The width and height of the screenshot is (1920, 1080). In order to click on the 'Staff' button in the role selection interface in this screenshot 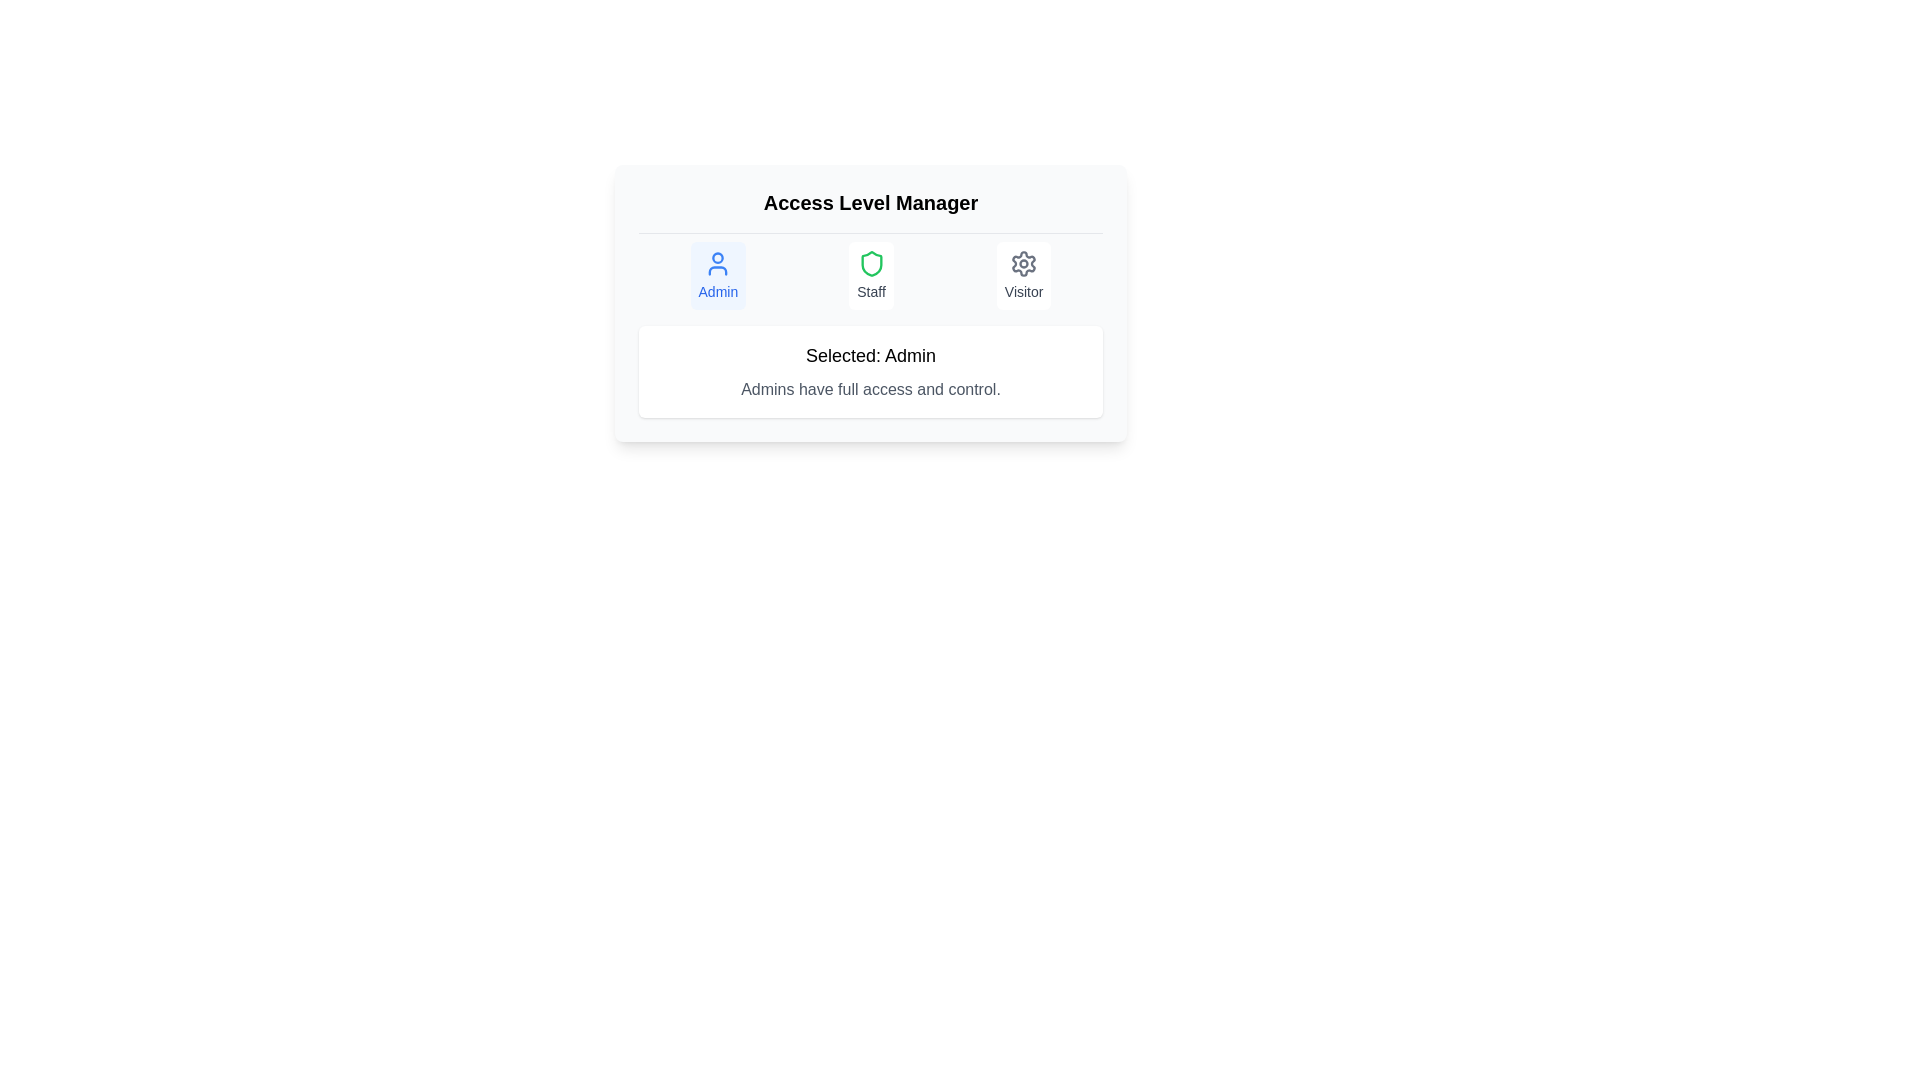, I will do `click(870, 270)`.